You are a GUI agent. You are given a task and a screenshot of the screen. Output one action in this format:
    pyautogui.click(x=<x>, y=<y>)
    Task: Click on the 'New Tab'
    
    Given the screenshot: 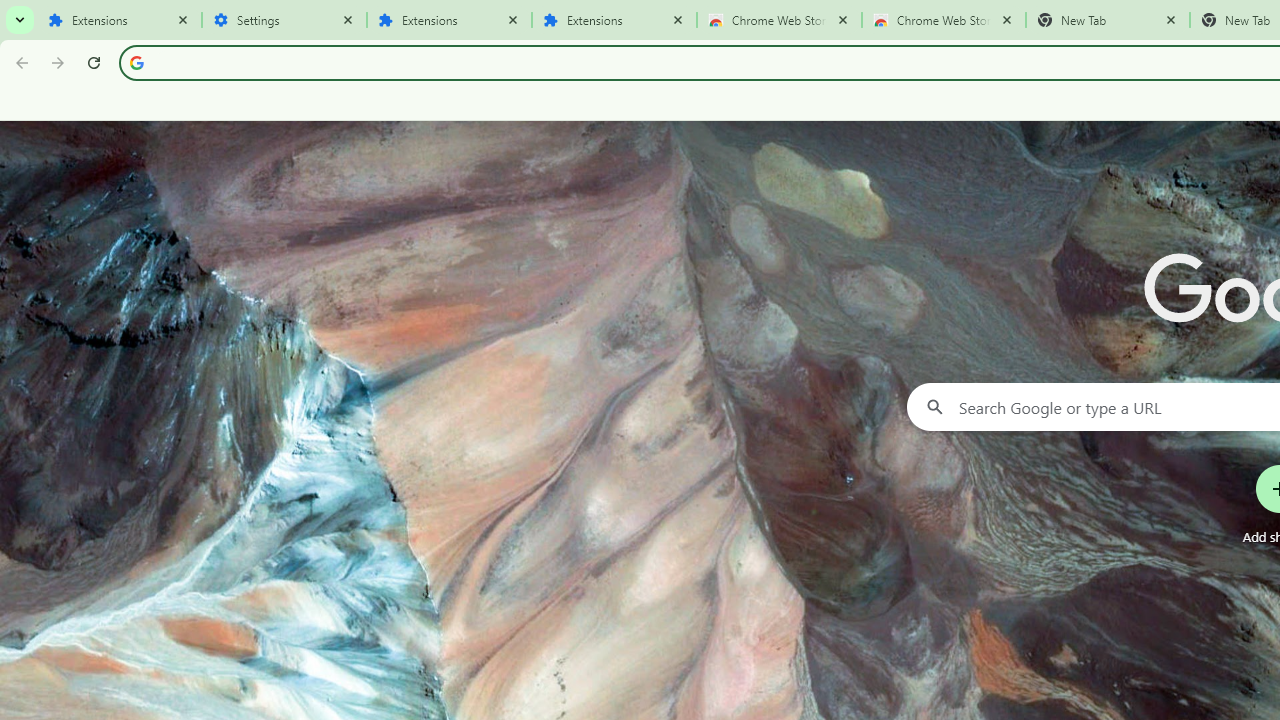 What is the action you would take?
    pyautogui.click(x=1107, y=20)
    